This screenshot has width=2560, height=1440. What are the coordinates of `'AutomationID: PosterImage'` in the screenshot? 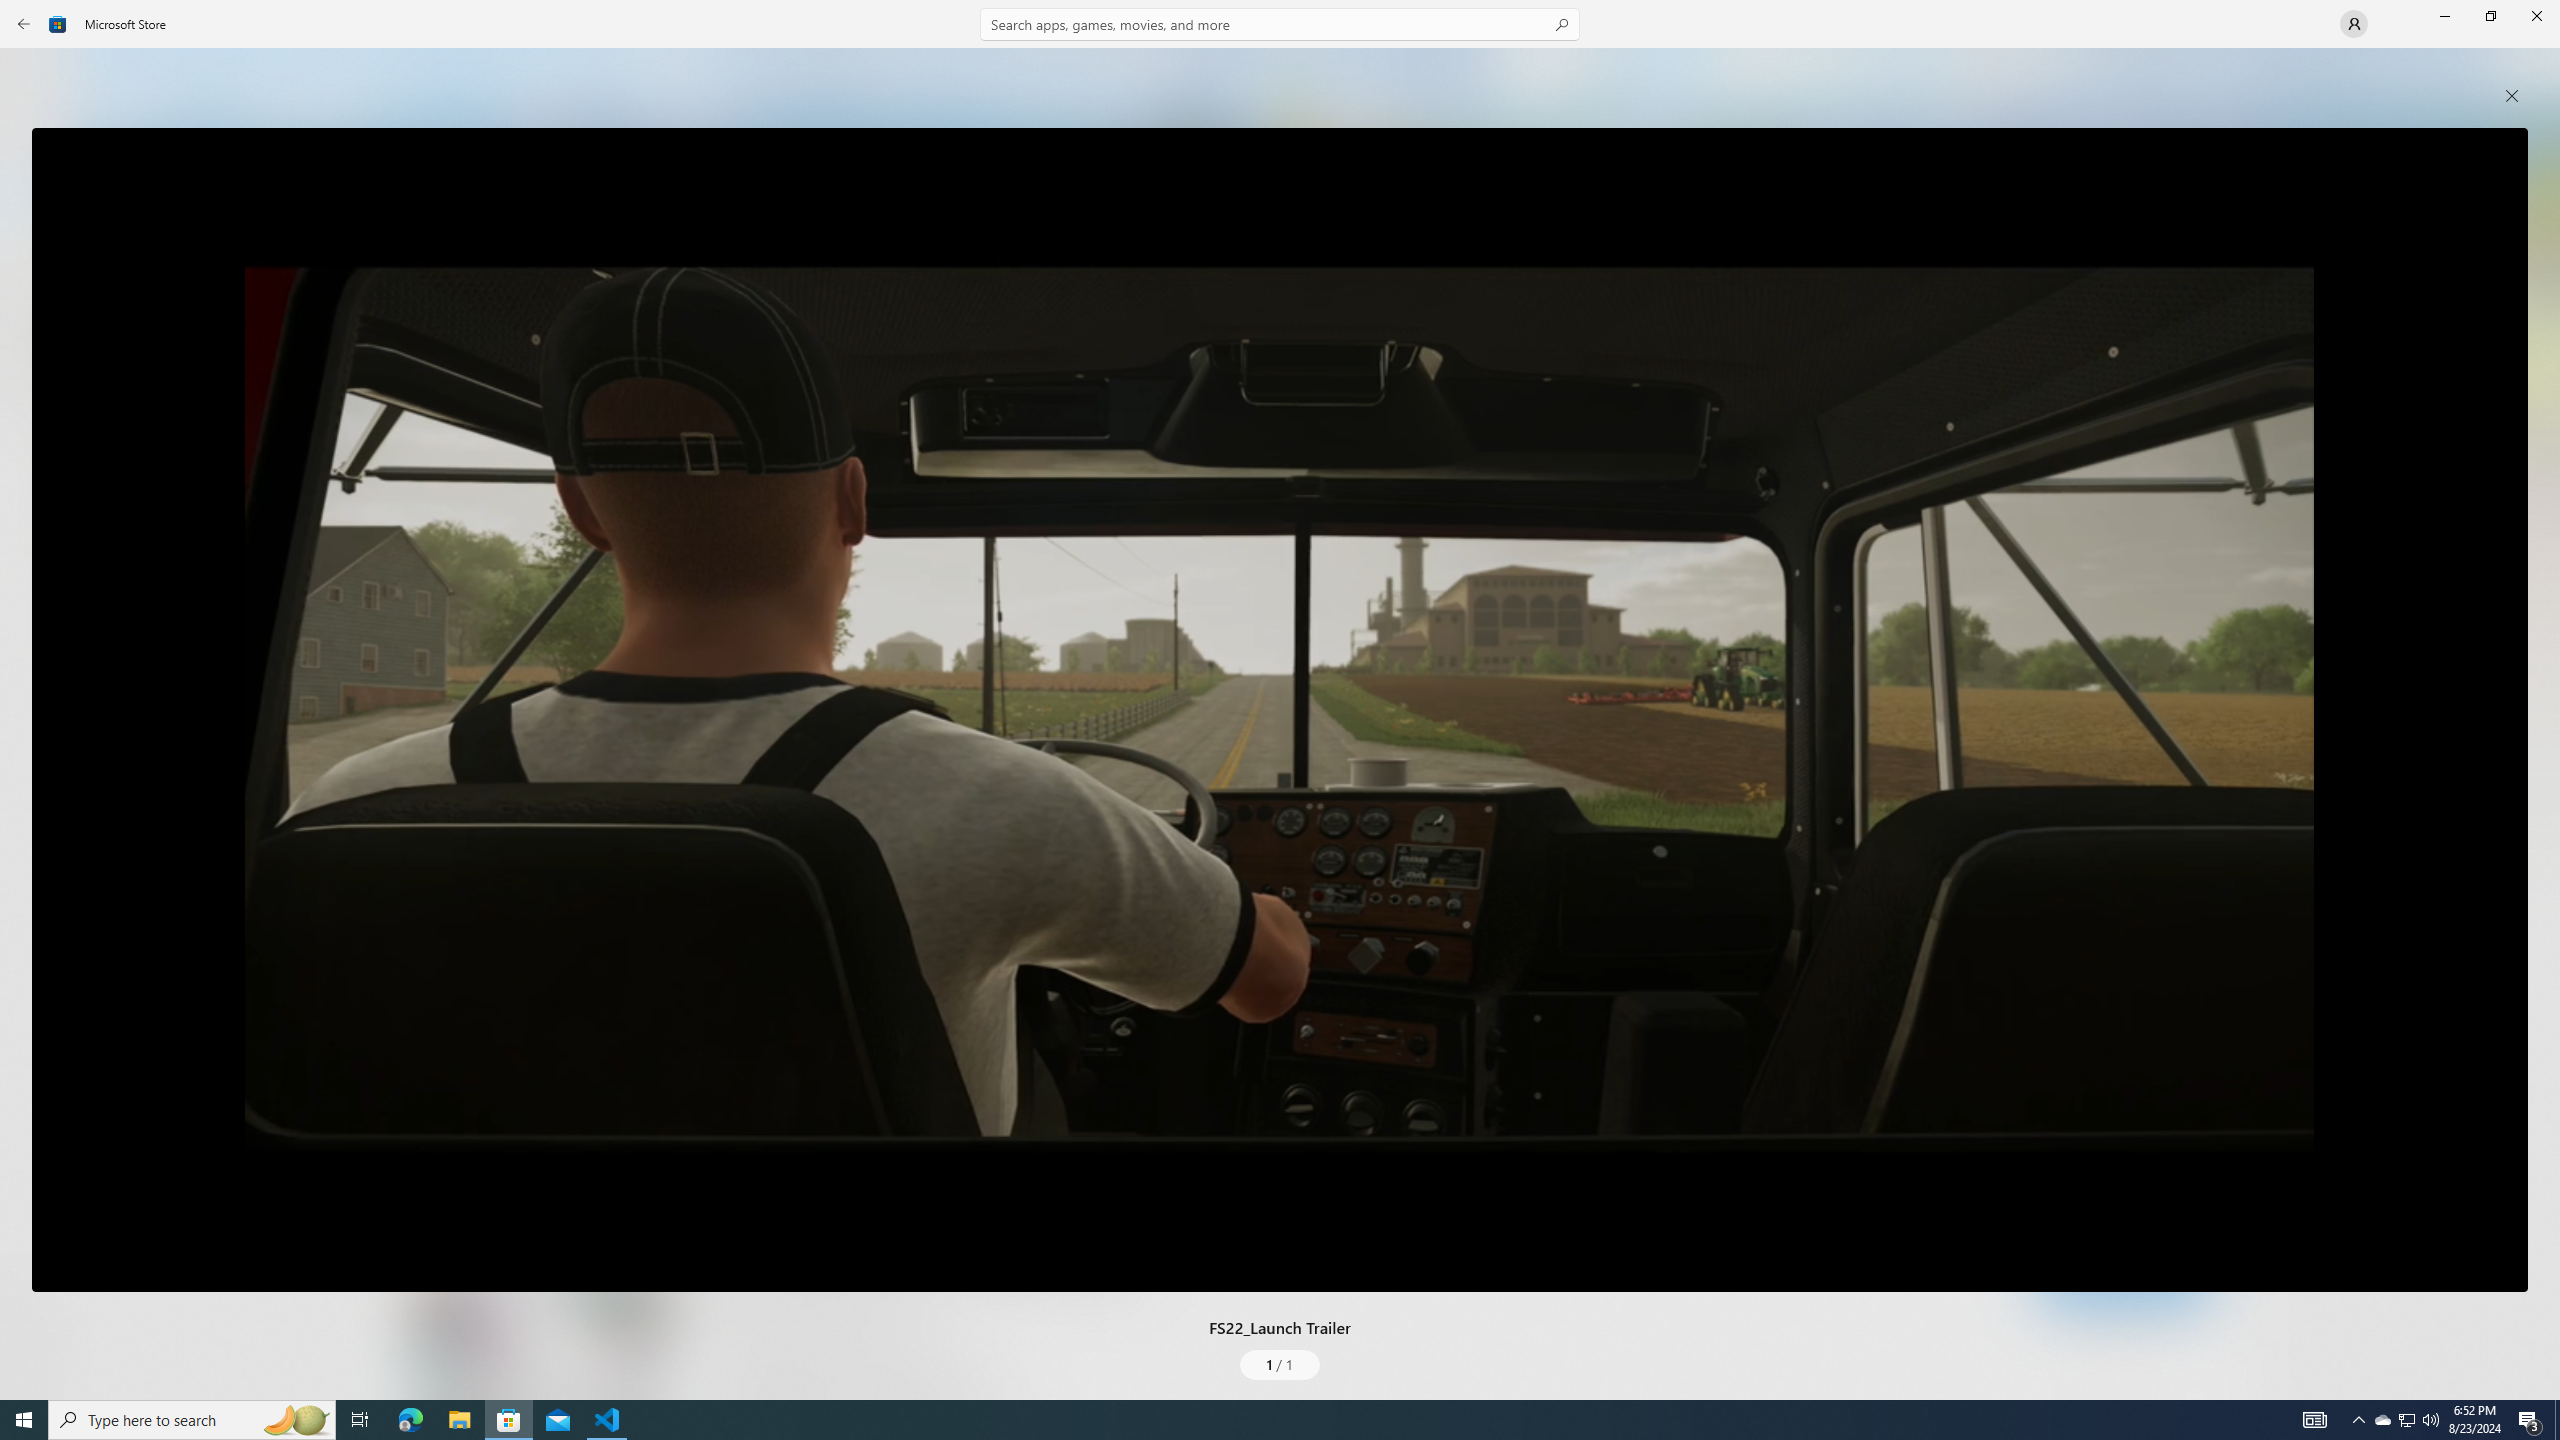 It's located at (1280, 708).